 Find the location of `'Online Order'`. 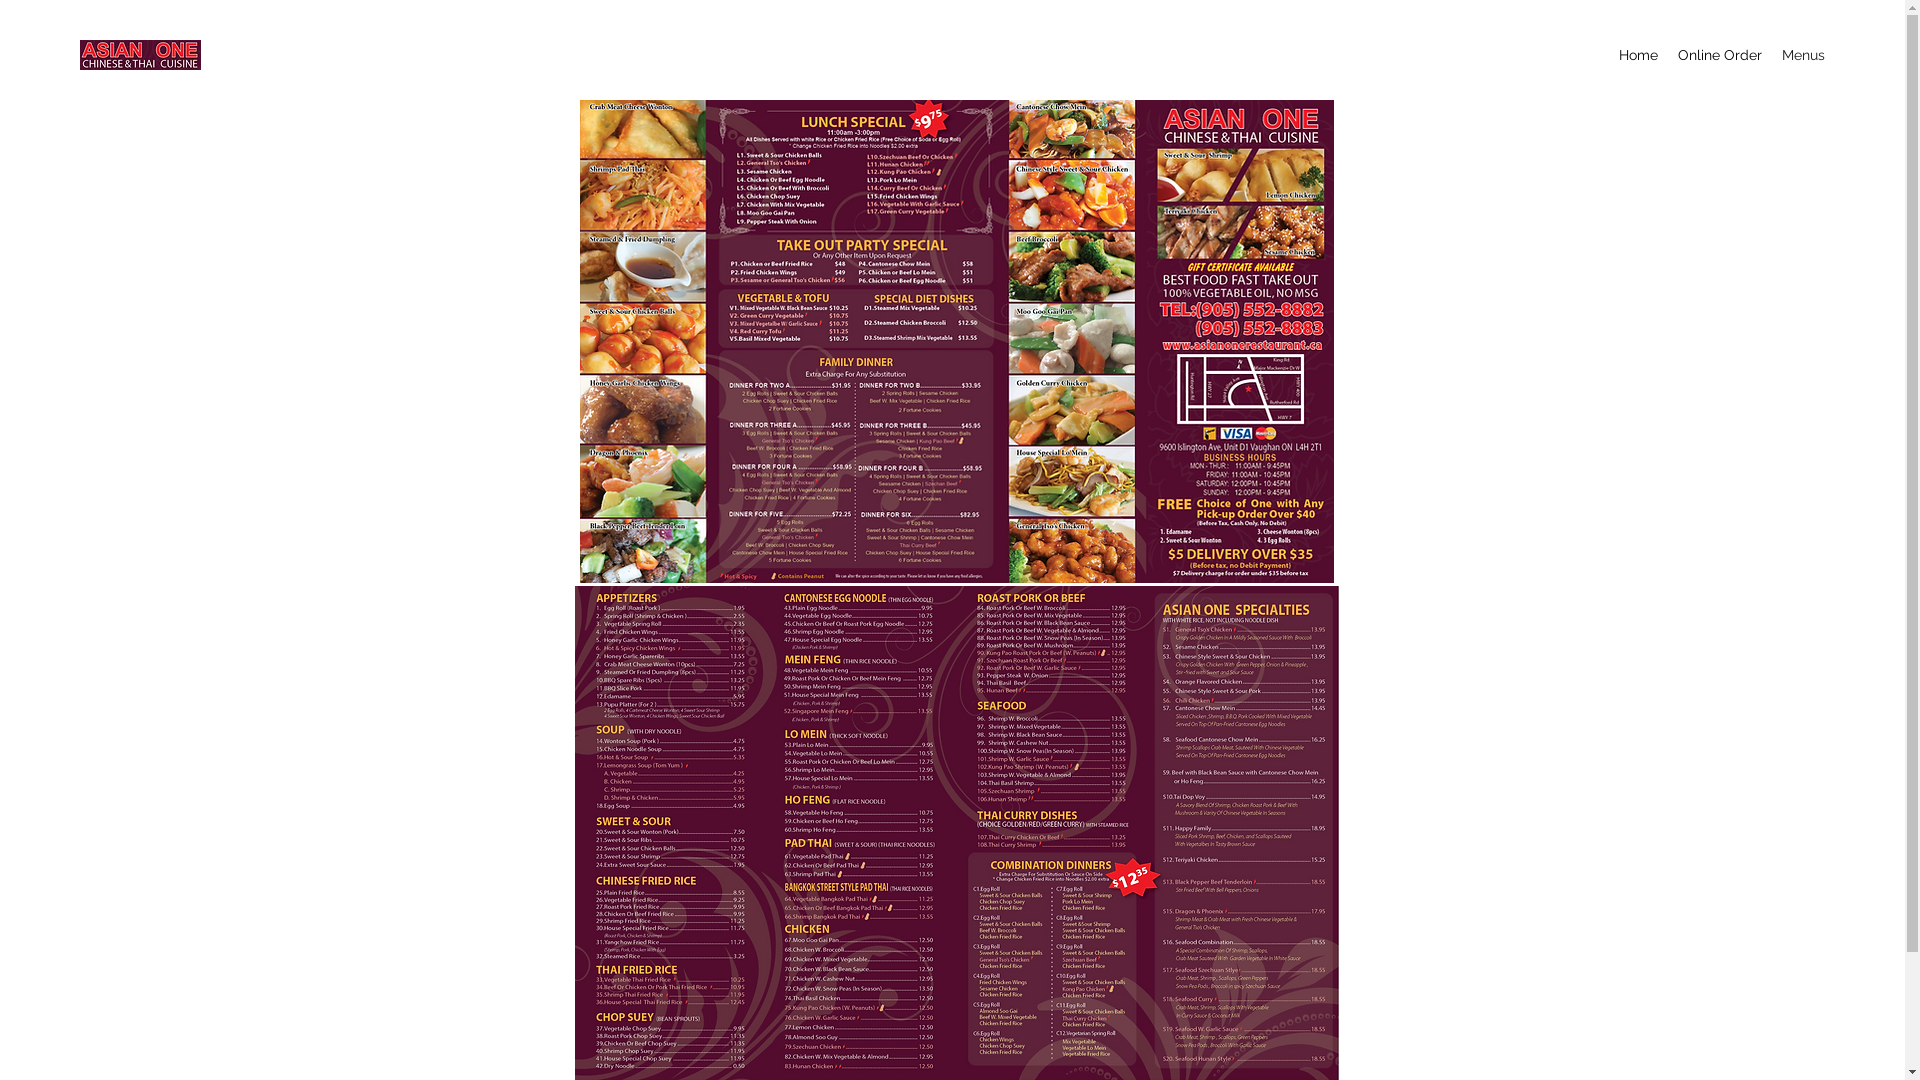

'Online Order' is located at coordinates (1668, 53).